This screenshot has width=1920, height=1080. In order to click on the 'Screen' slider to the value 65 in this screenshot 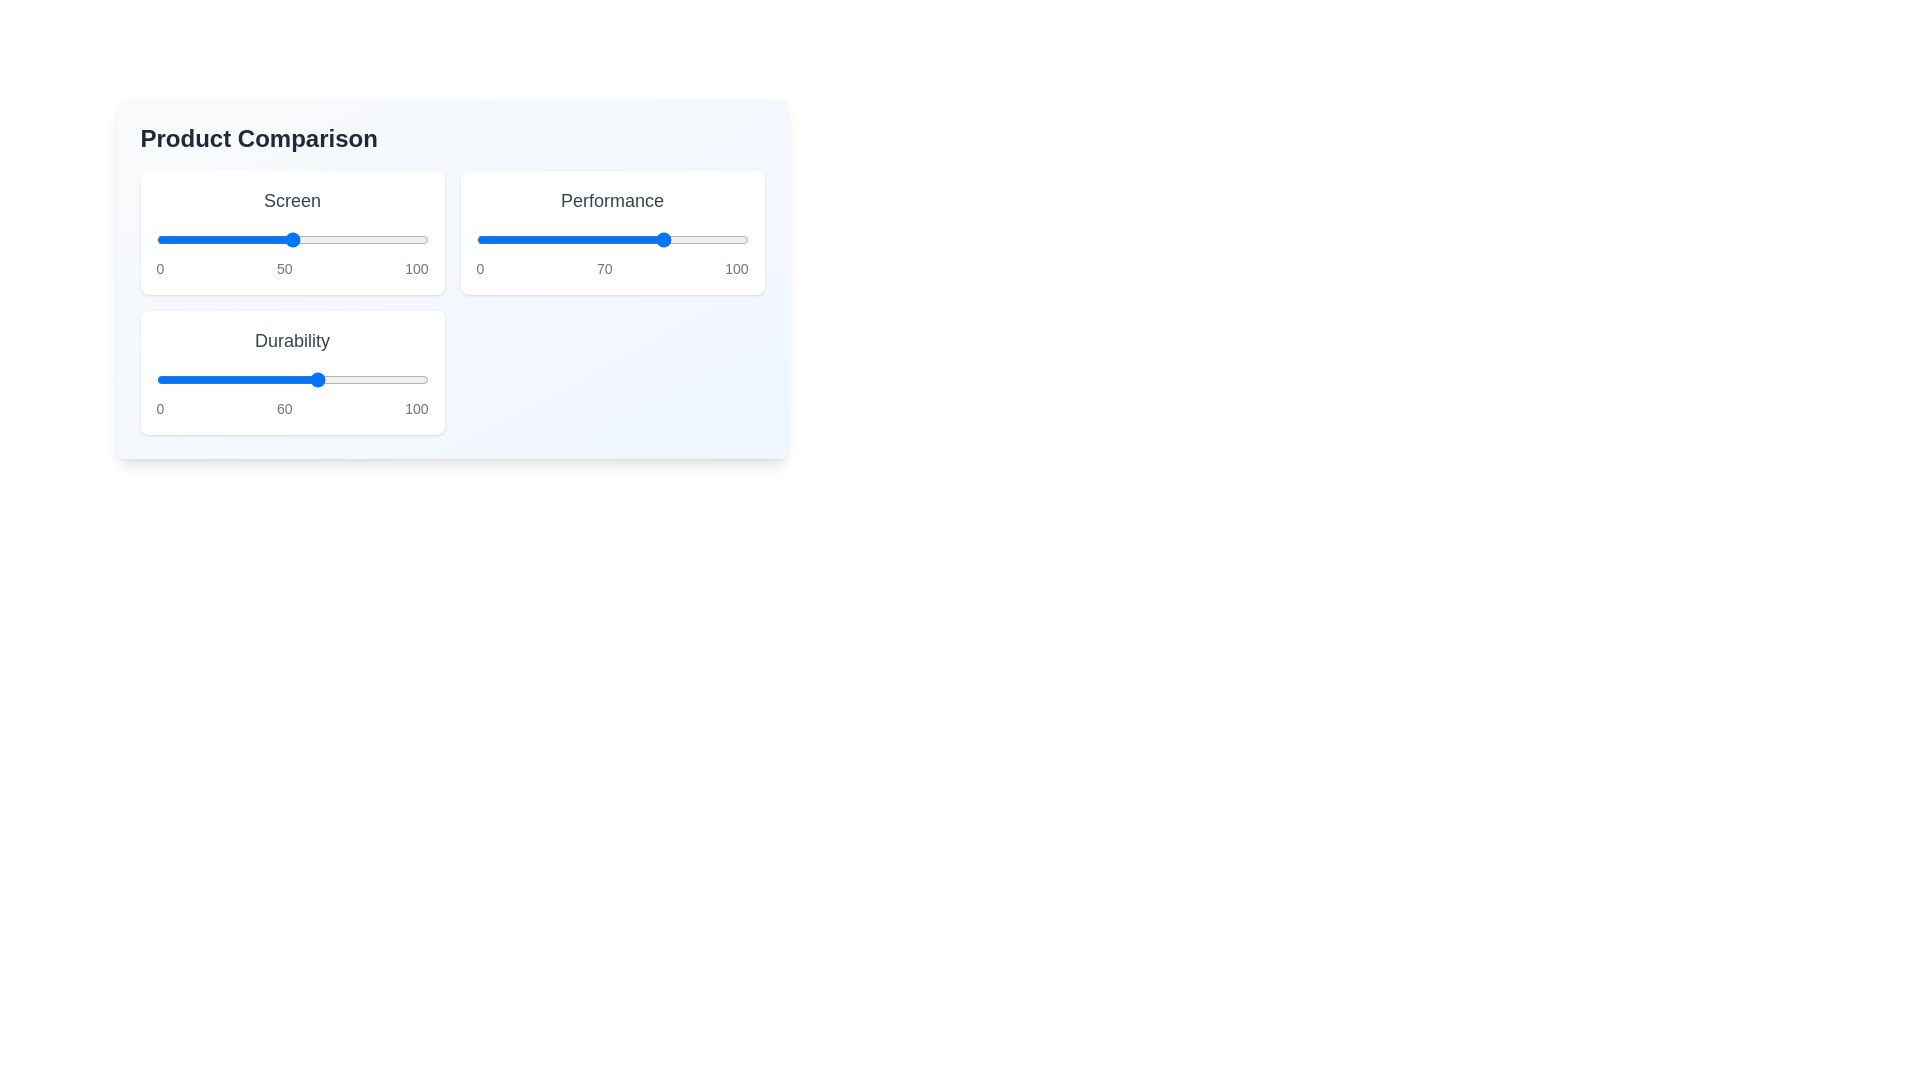, I will do `click(333, 238)`.